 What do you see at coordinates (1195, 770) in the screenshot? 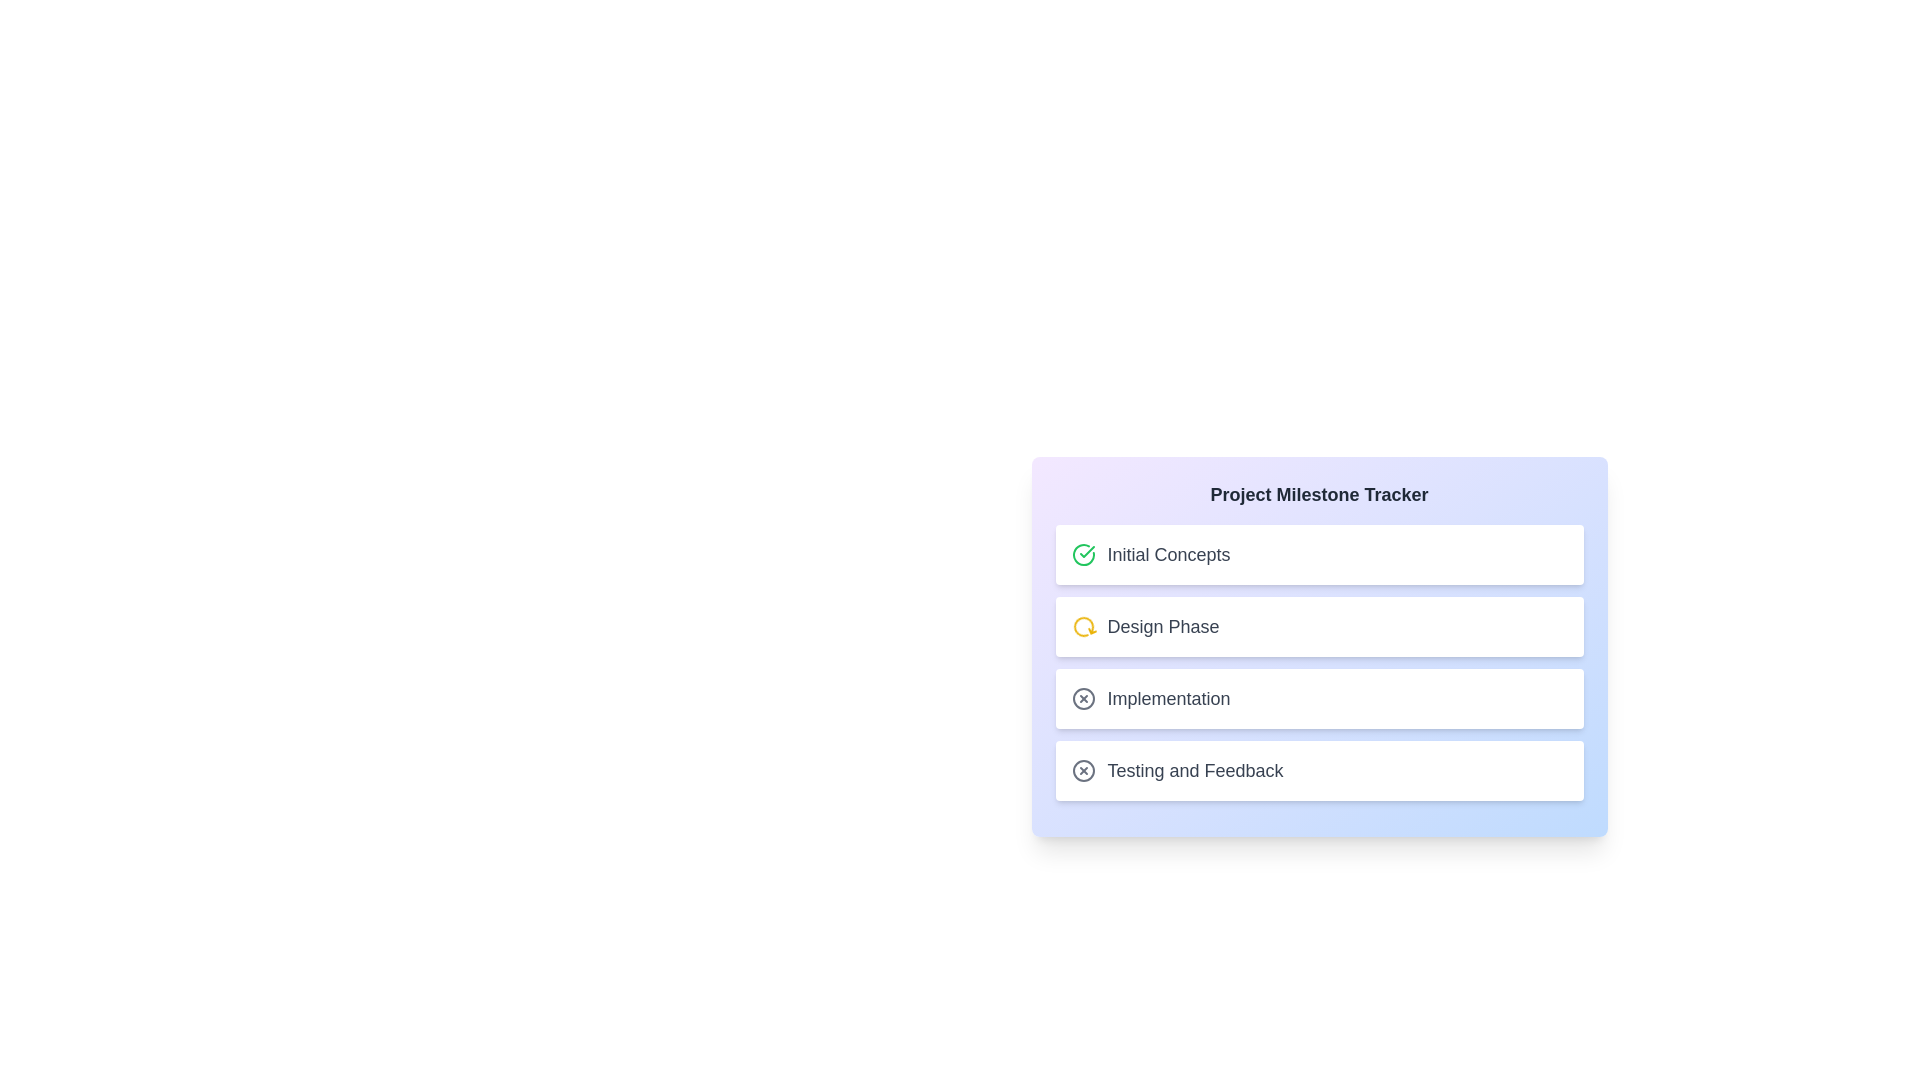
I see `the text label 'Testing and Feedback' located in the bottom row of the 'Project Milestone Tracker' card to trigger a tooltip or visual response` at bounding box center [1195, 770].